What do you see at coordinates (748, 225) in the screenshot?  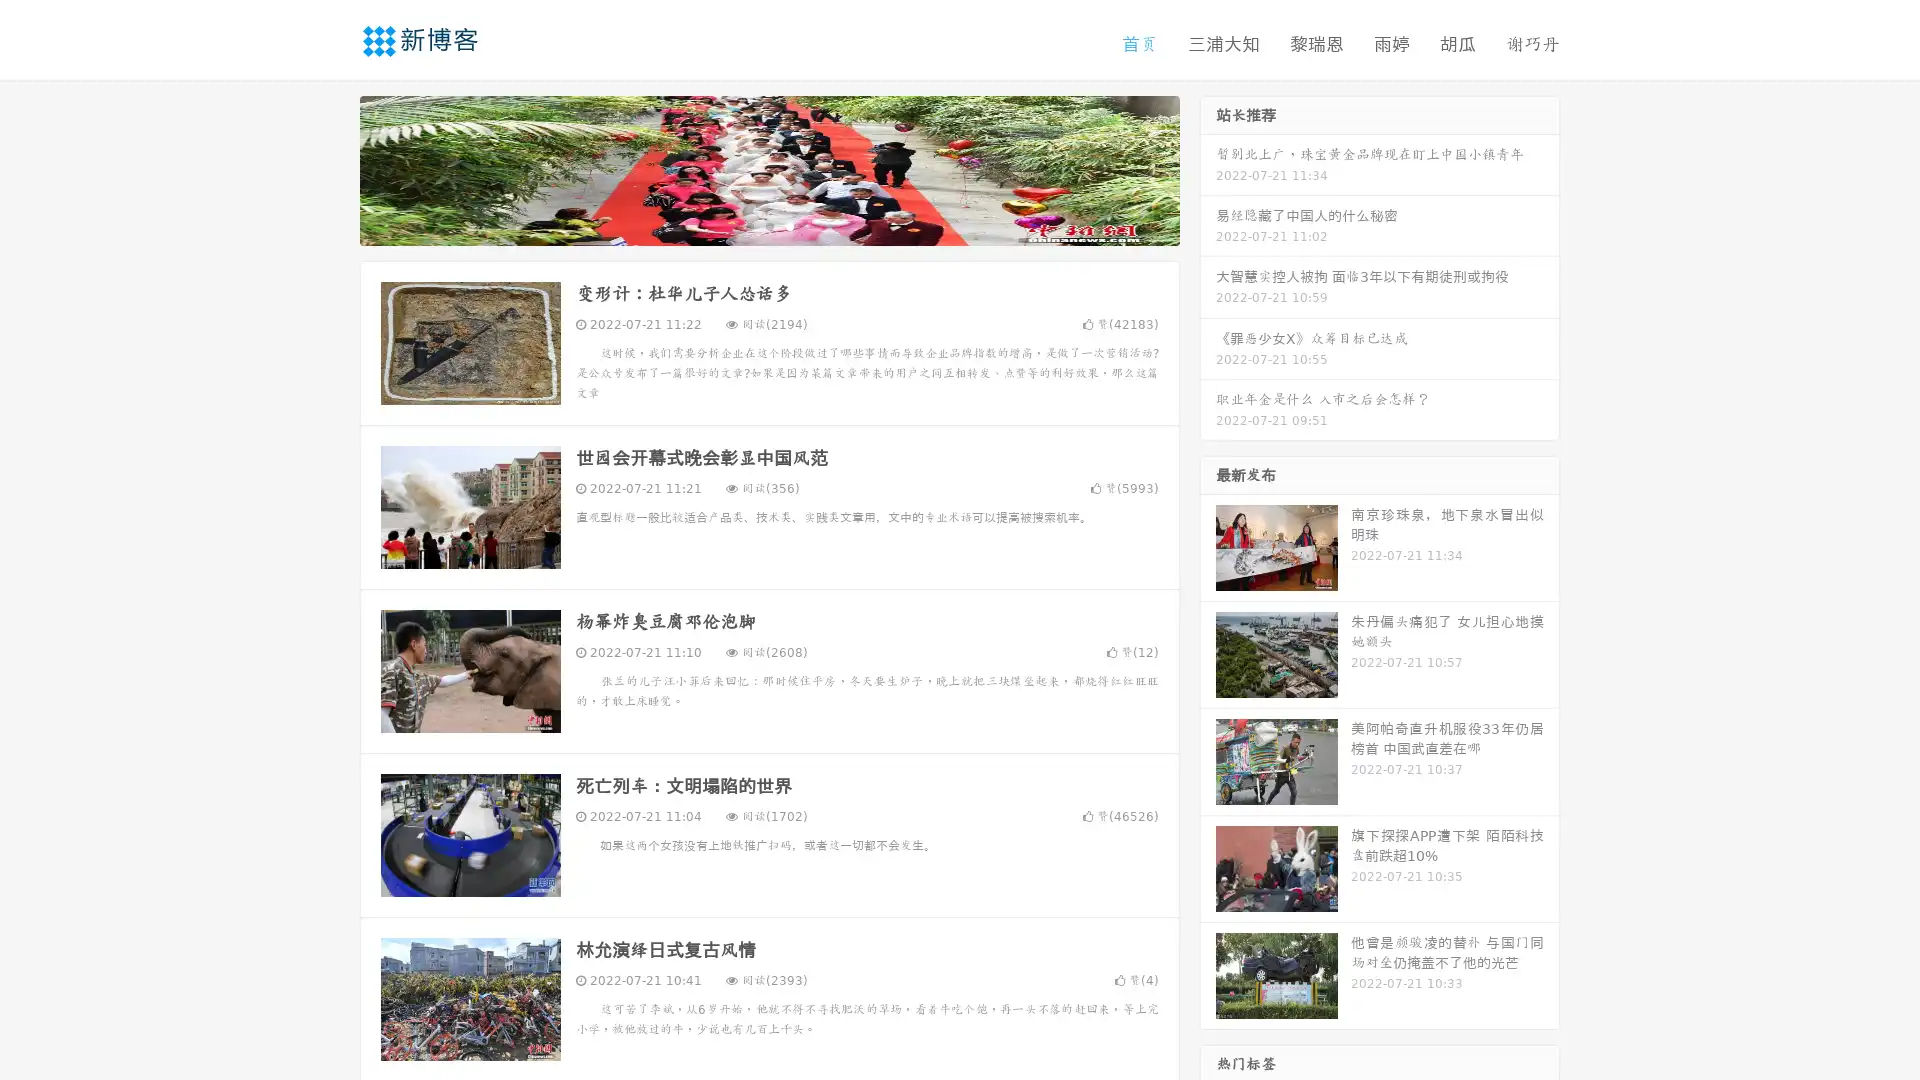 I see `Go to slide 1` at bounding box center [748, 225].